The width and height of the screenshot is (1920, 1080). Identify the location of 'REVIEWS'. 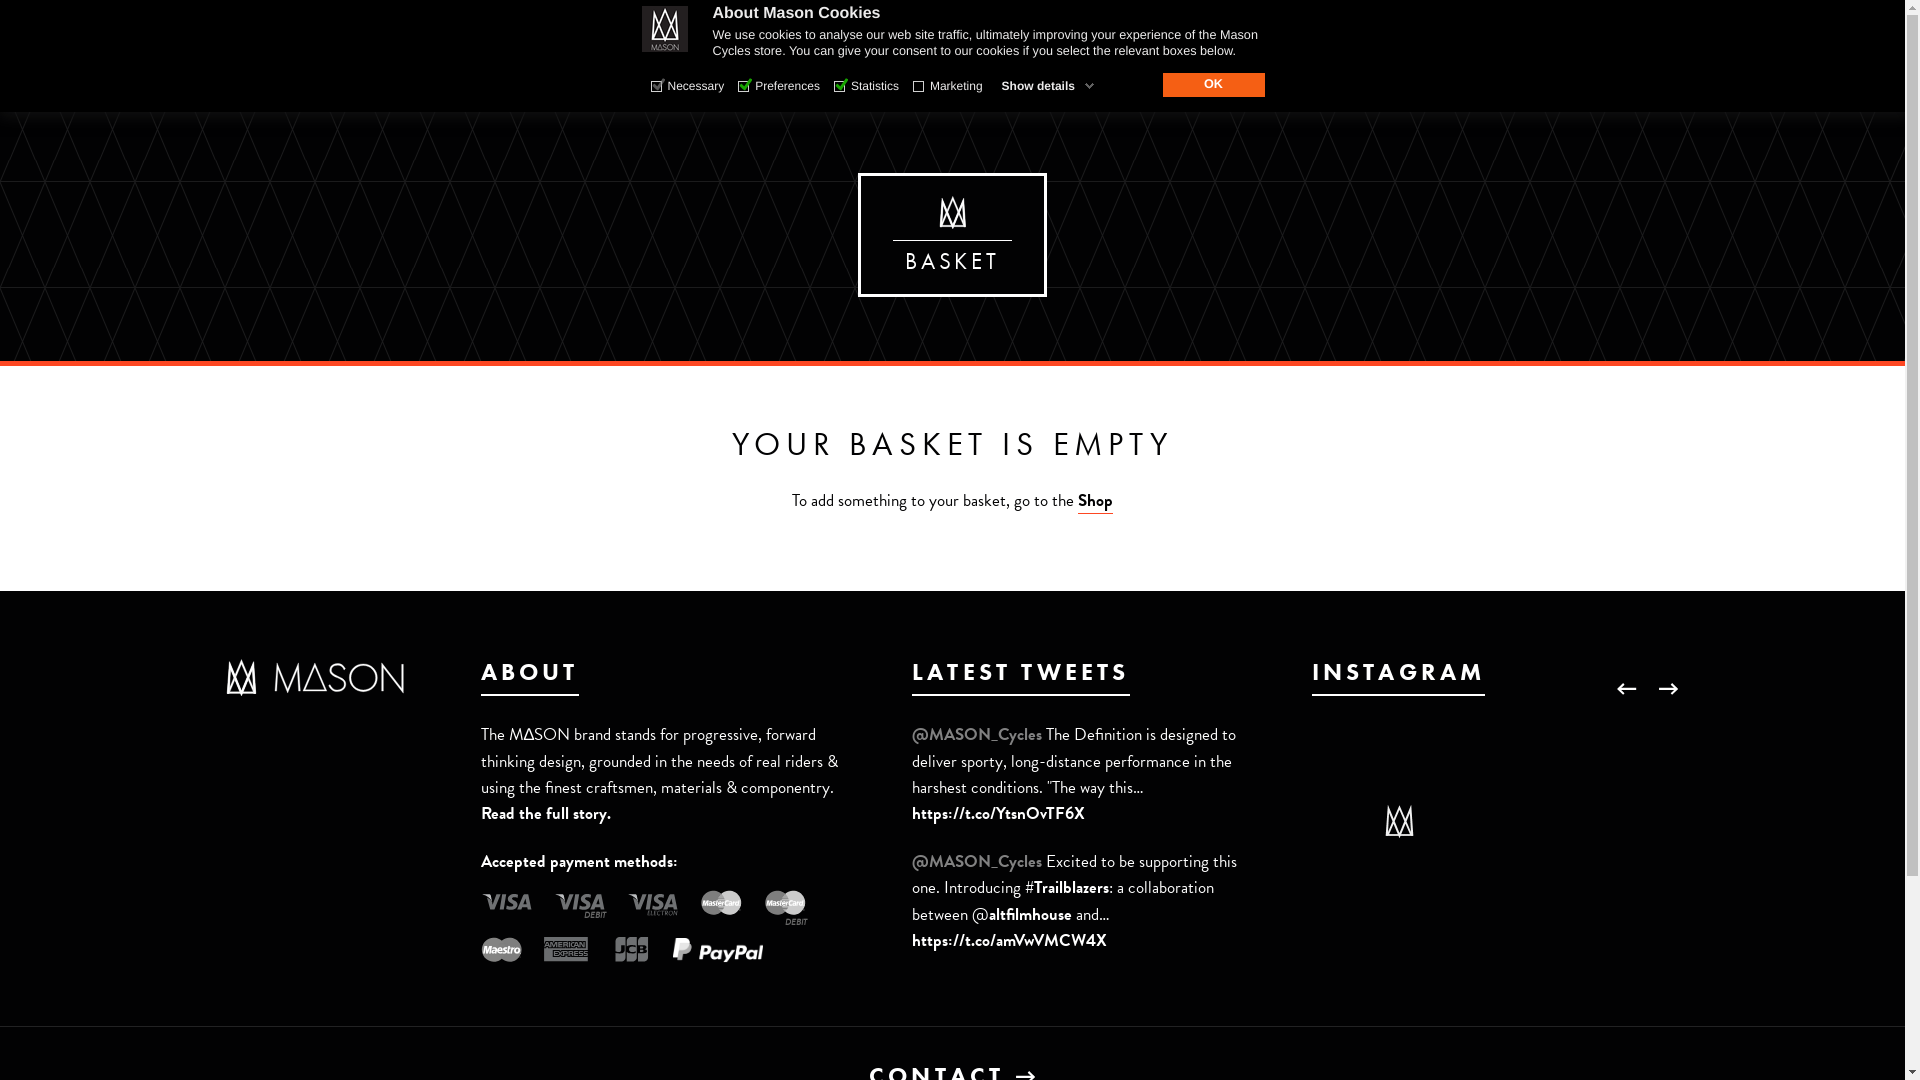
(1099, 72).